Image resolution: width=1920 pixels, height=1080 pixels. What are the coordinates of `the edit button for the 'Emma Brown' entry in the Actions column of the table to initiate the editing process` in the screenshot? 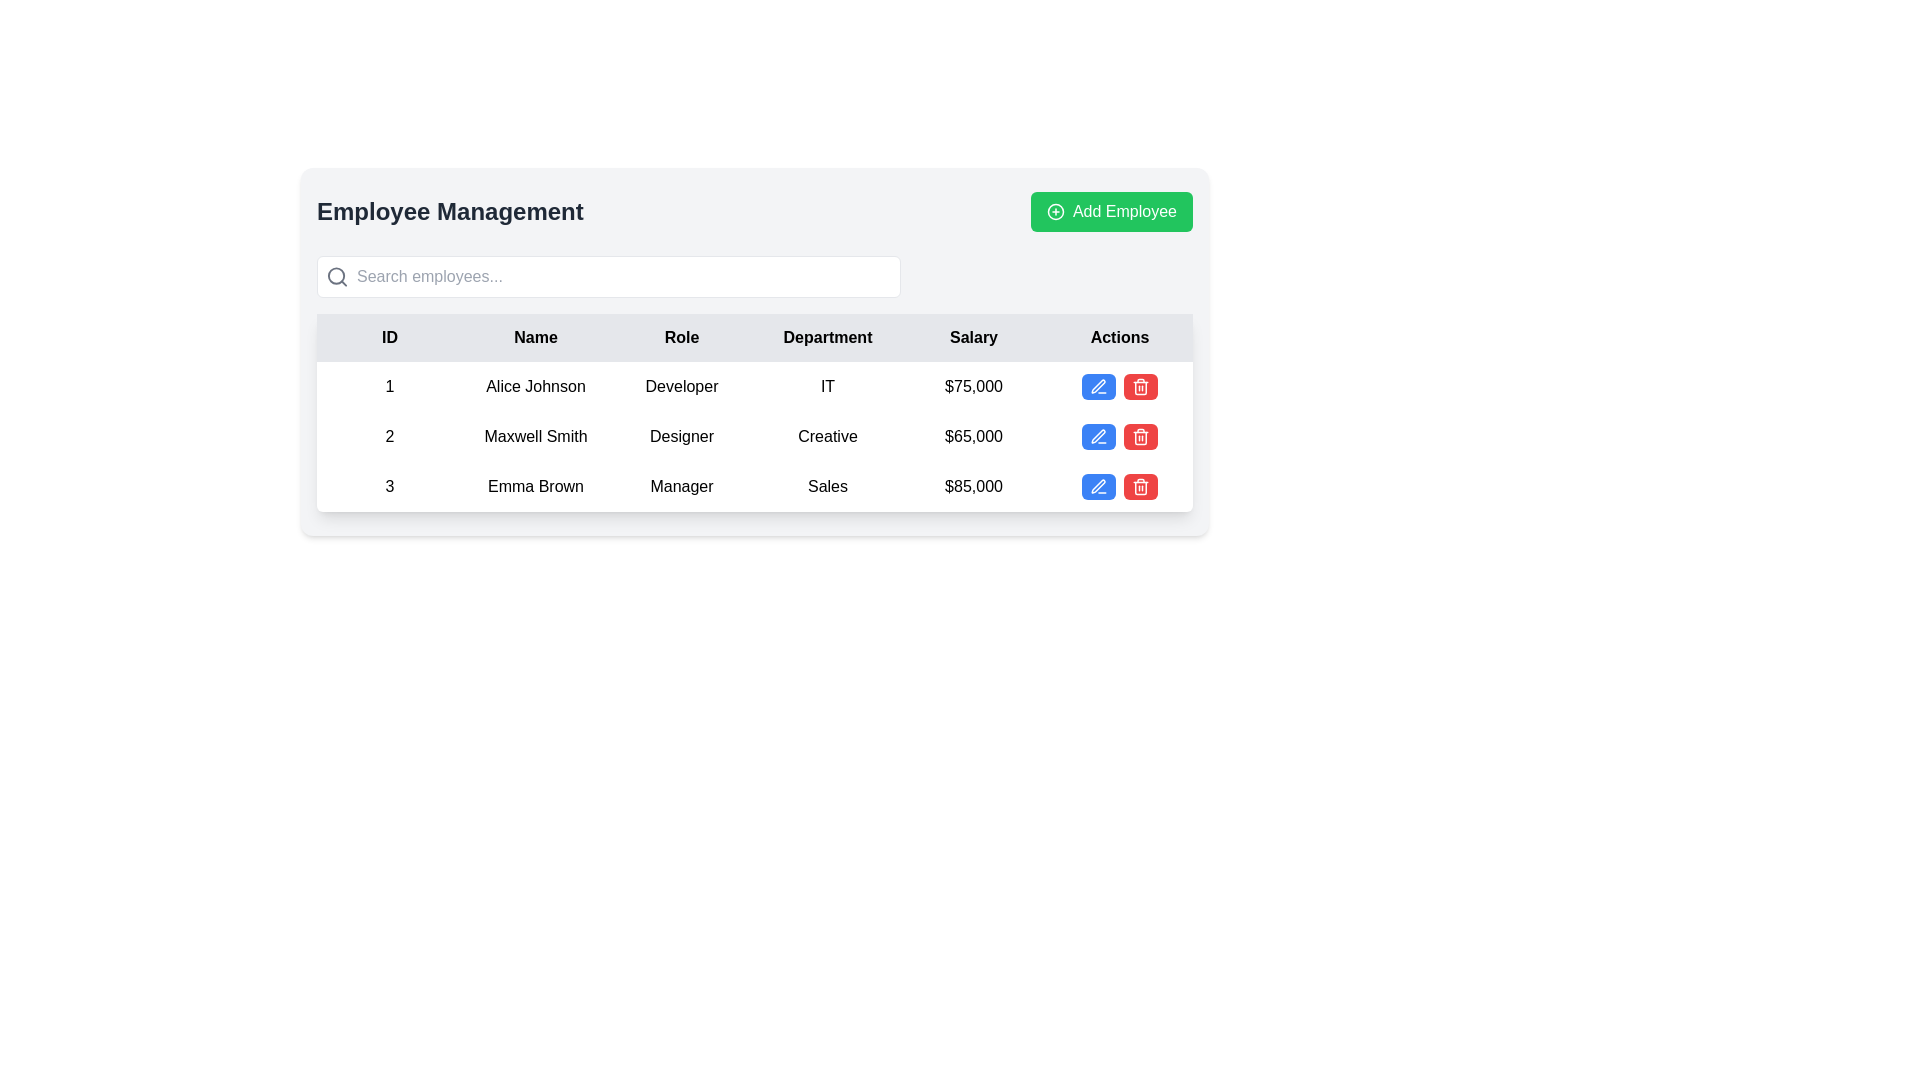 It's located at (1098, 486).